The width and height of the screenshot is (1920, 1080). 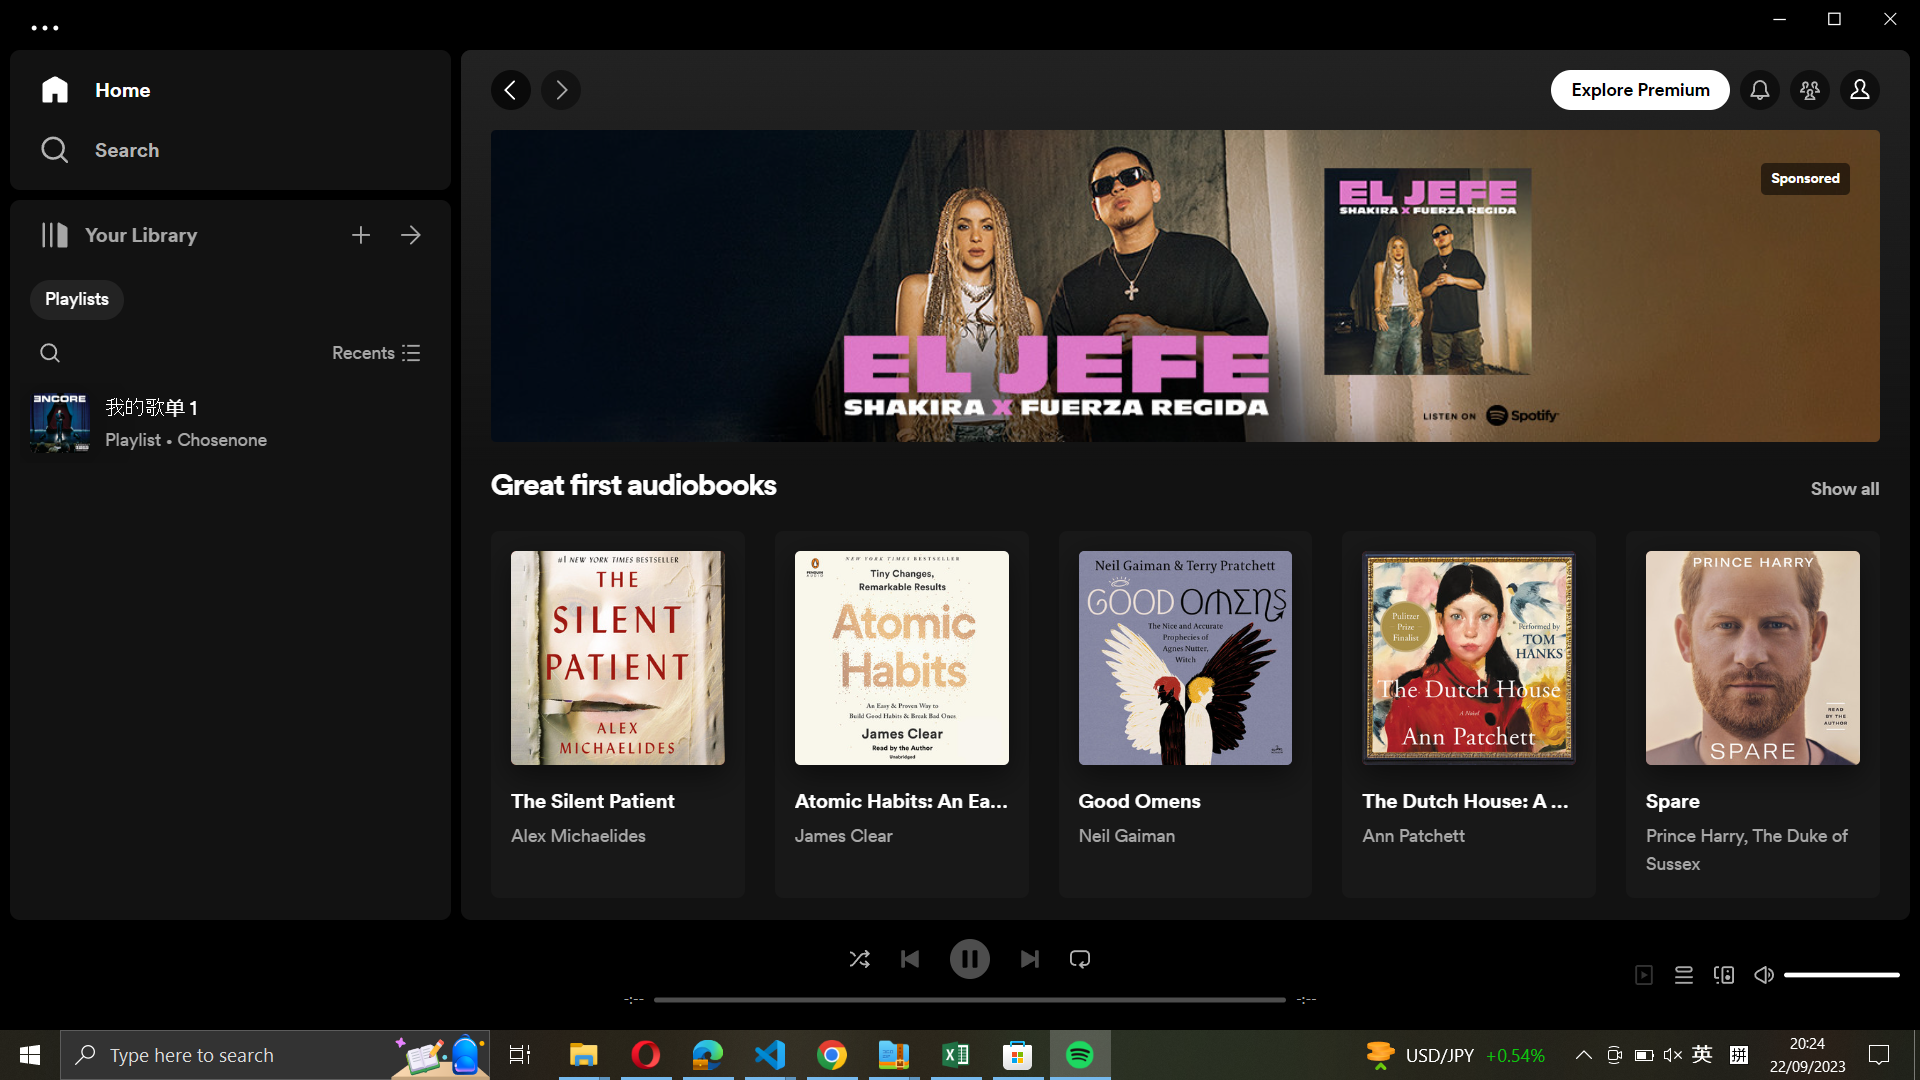 I want to click on Navigate back, so click(x=512, y=91).